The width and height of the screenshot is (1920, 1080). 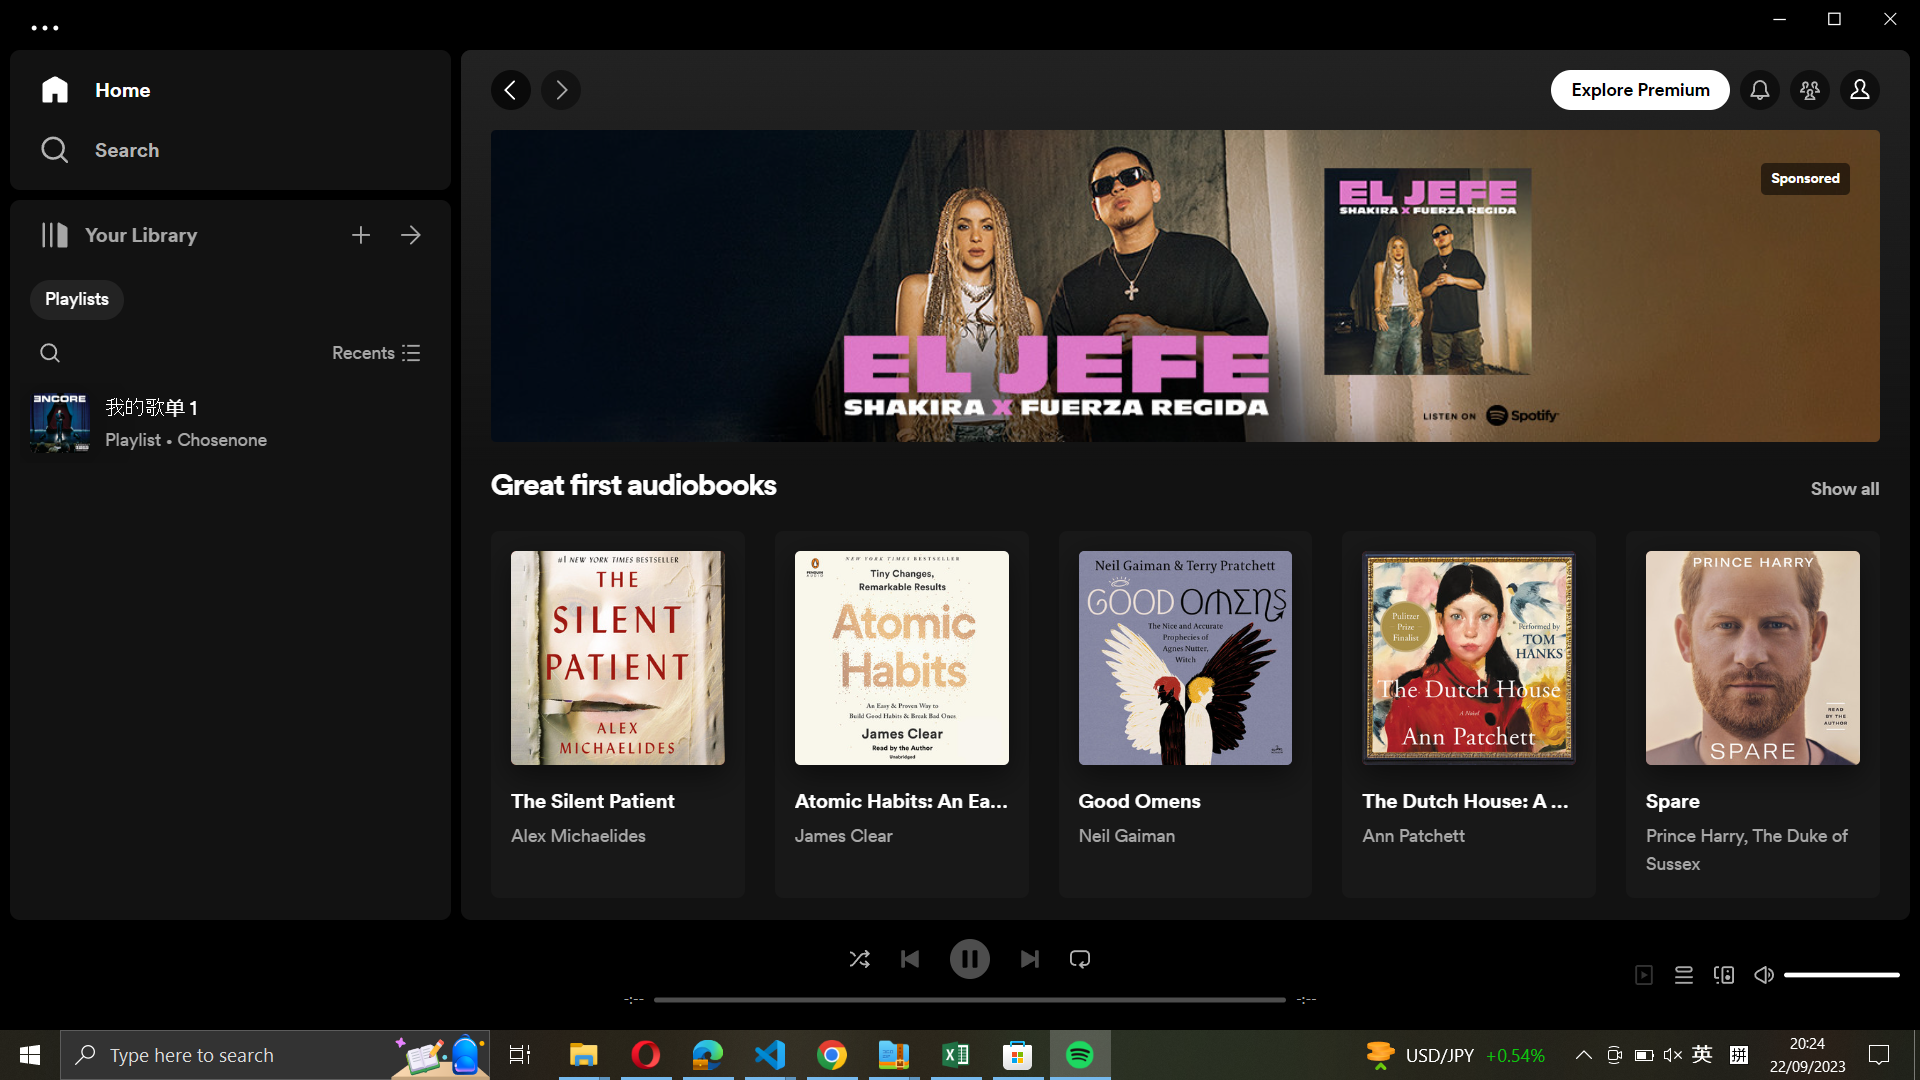 I want to click on Navigate back, so click(x=512, y=91).